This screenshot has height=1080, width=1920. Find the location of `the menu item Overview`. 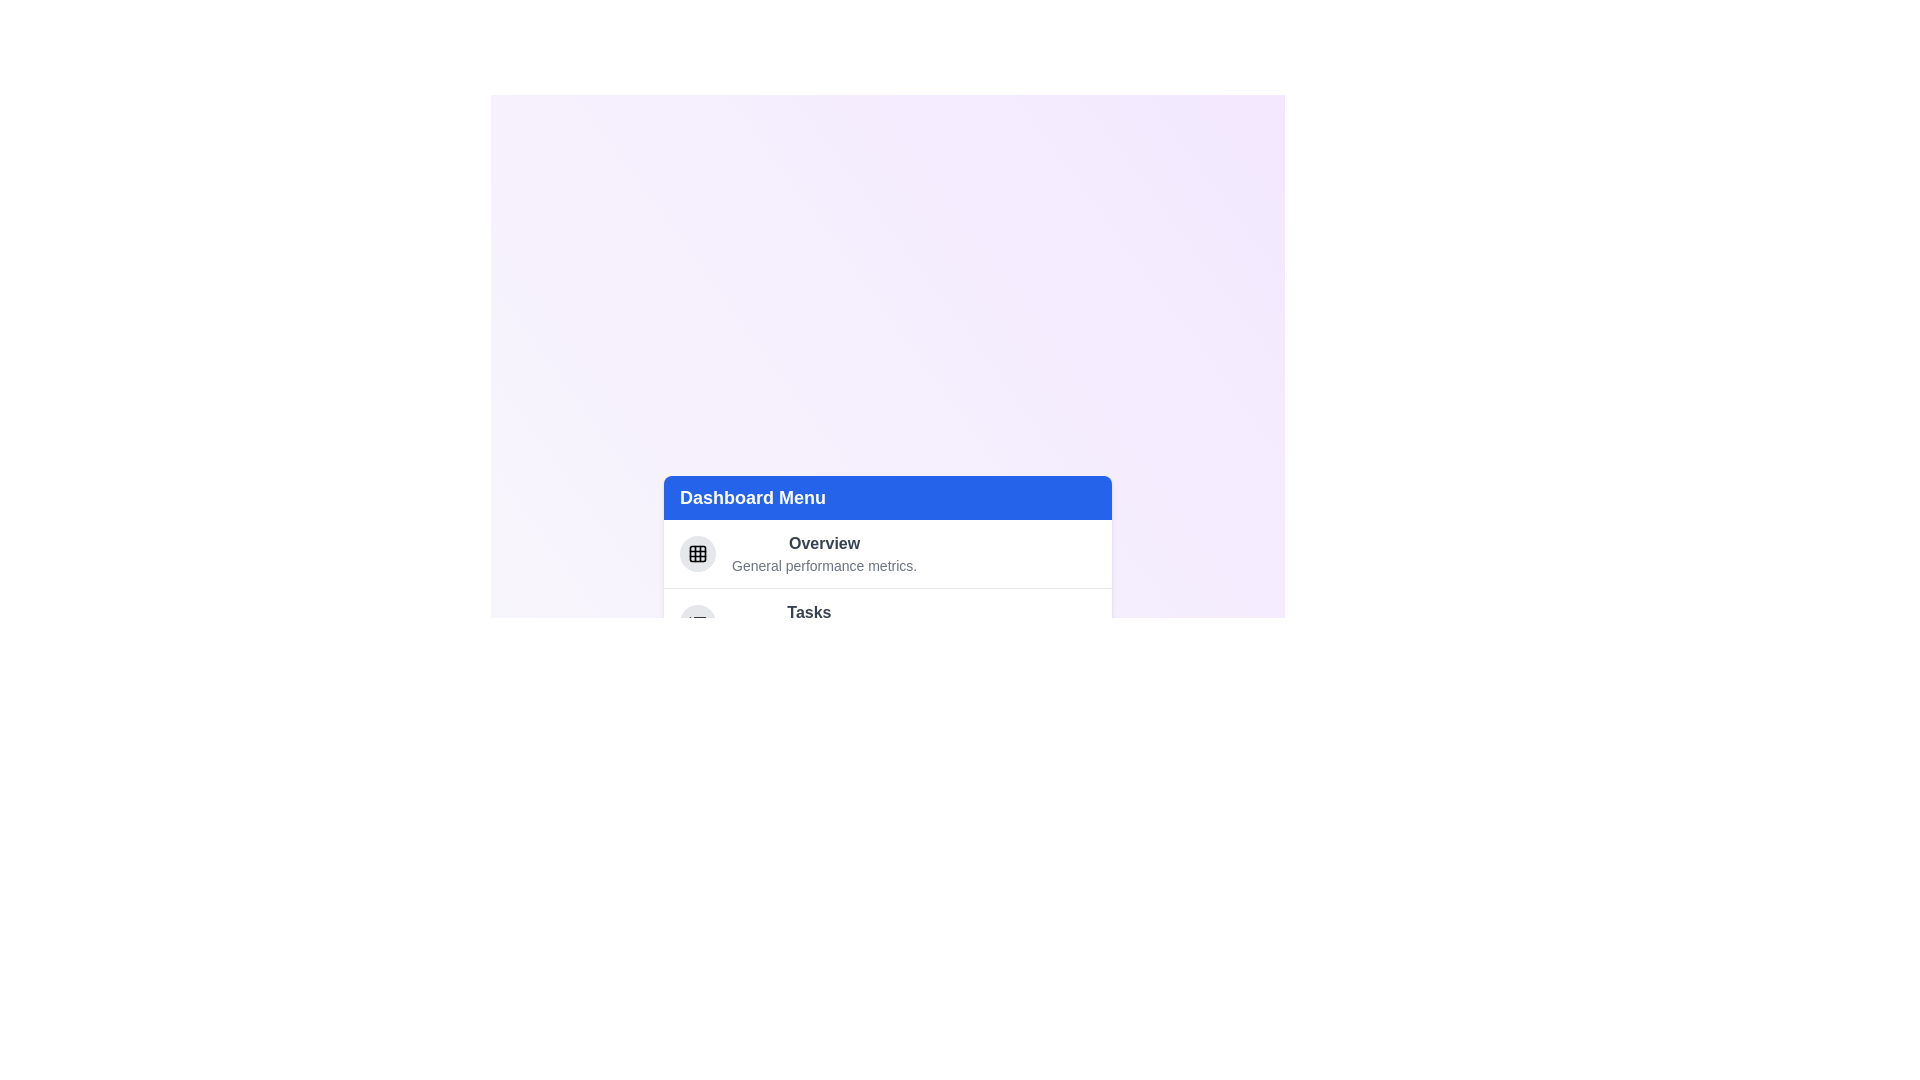

the menu item Overview is located at coordinates (824, 543).